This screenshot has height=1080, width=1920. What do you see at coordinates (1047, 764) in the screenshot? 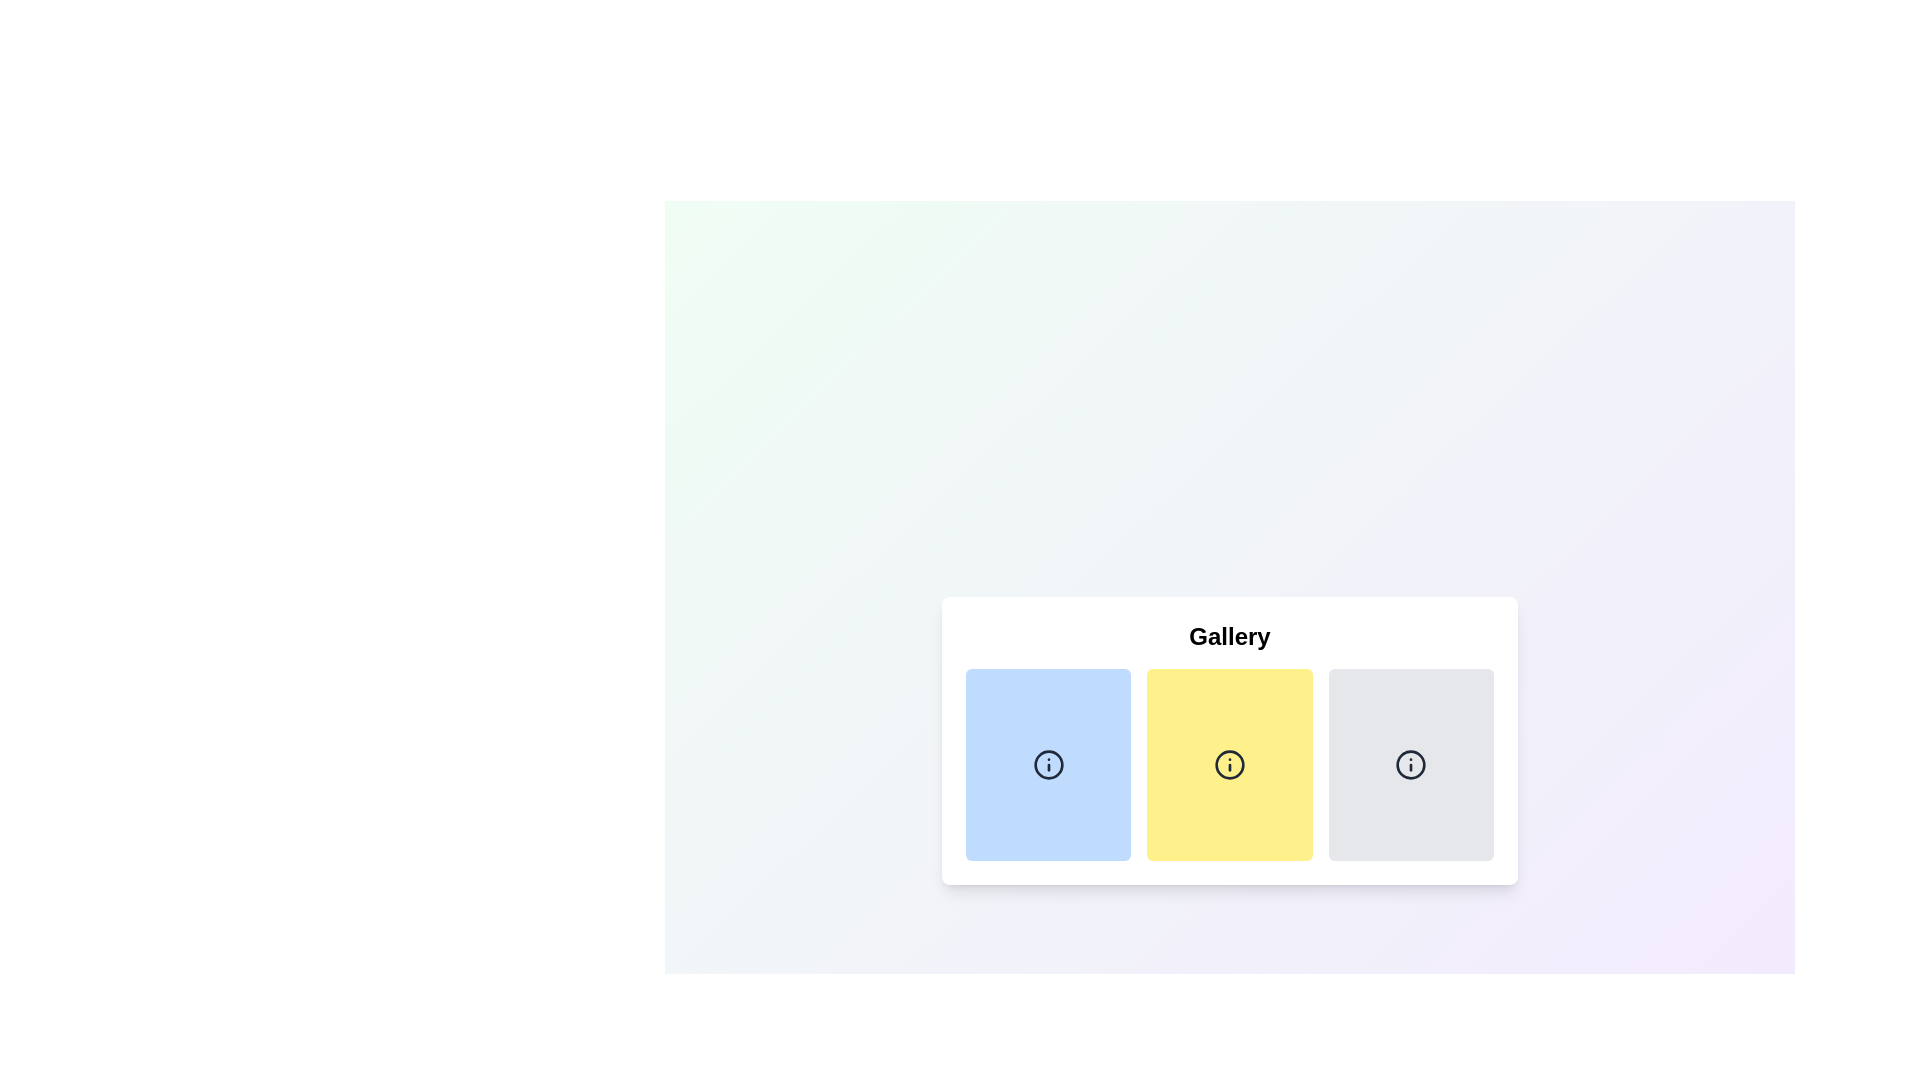
I see `the blue rectangle Image Card with a circular 'i' icon at the center` at bounding box center [1047, 764].